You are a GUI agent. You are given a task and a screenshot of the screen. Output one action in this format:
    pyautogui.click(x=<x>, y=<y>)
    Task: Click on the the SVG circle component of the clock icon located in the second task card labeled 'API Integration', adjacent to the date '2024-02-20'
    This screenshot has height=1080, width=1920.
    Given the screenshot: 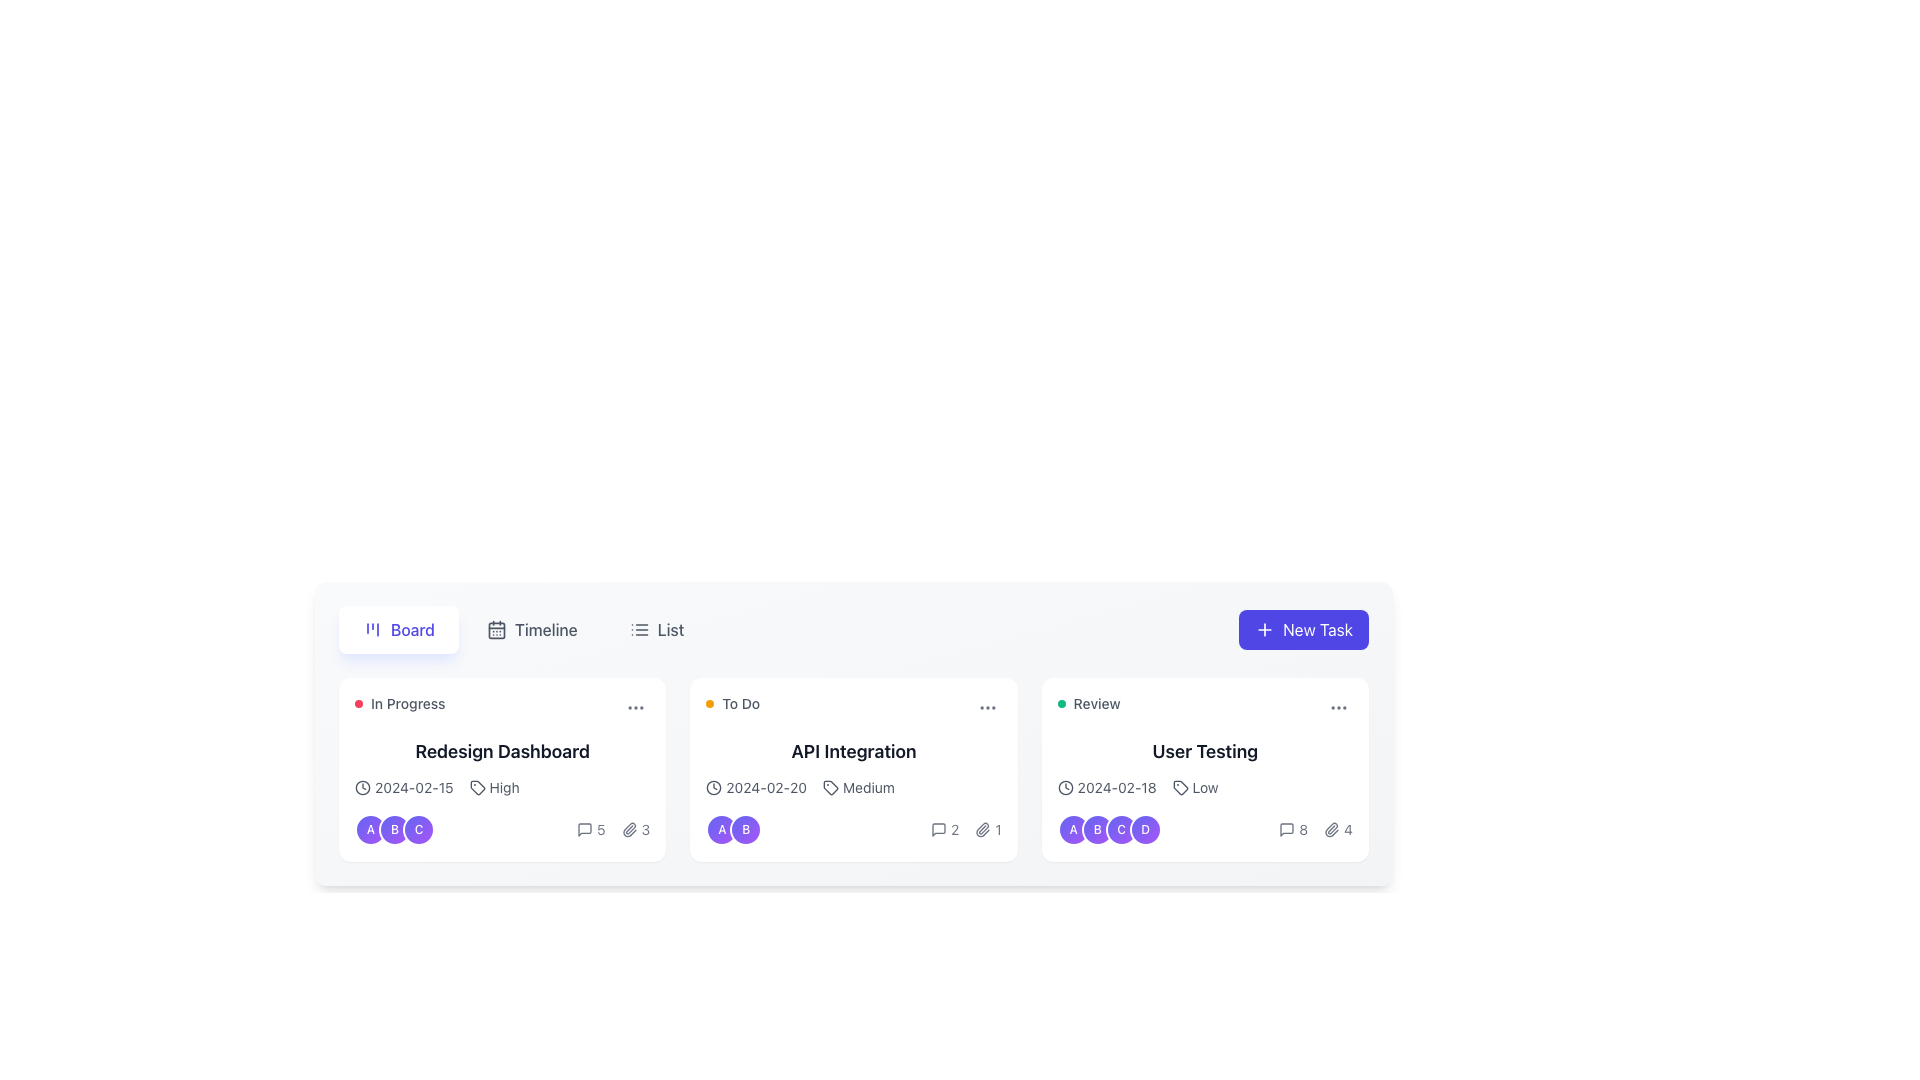 What is the action you would take?
    pyautogui.click(x=714, y=786)
    